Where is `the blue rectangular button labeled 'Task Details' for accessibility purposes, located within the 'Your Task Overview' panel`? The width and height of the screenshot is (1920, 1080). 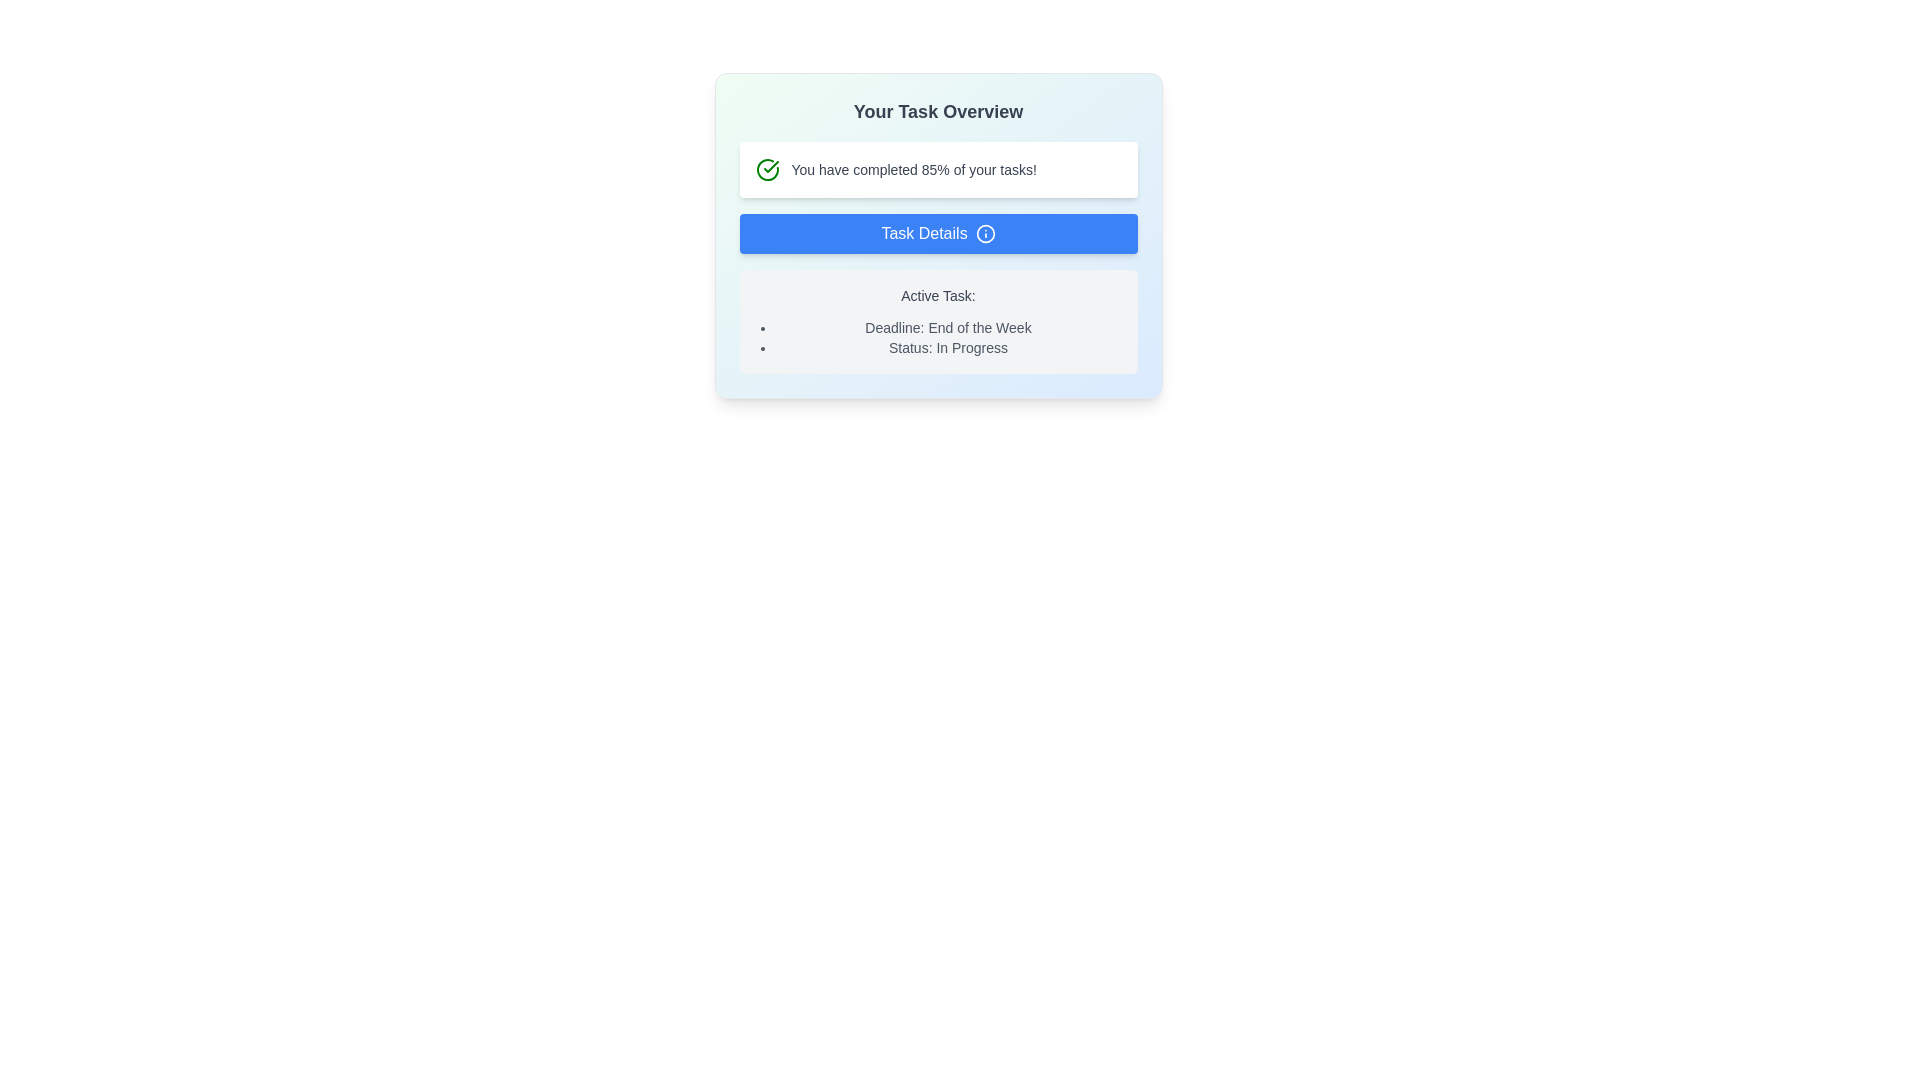
the blue rectangular button labeled 'Task Details' for accessibility purposes, located within the 'Your Task Overview' panel is located at coordinates (937, 233).